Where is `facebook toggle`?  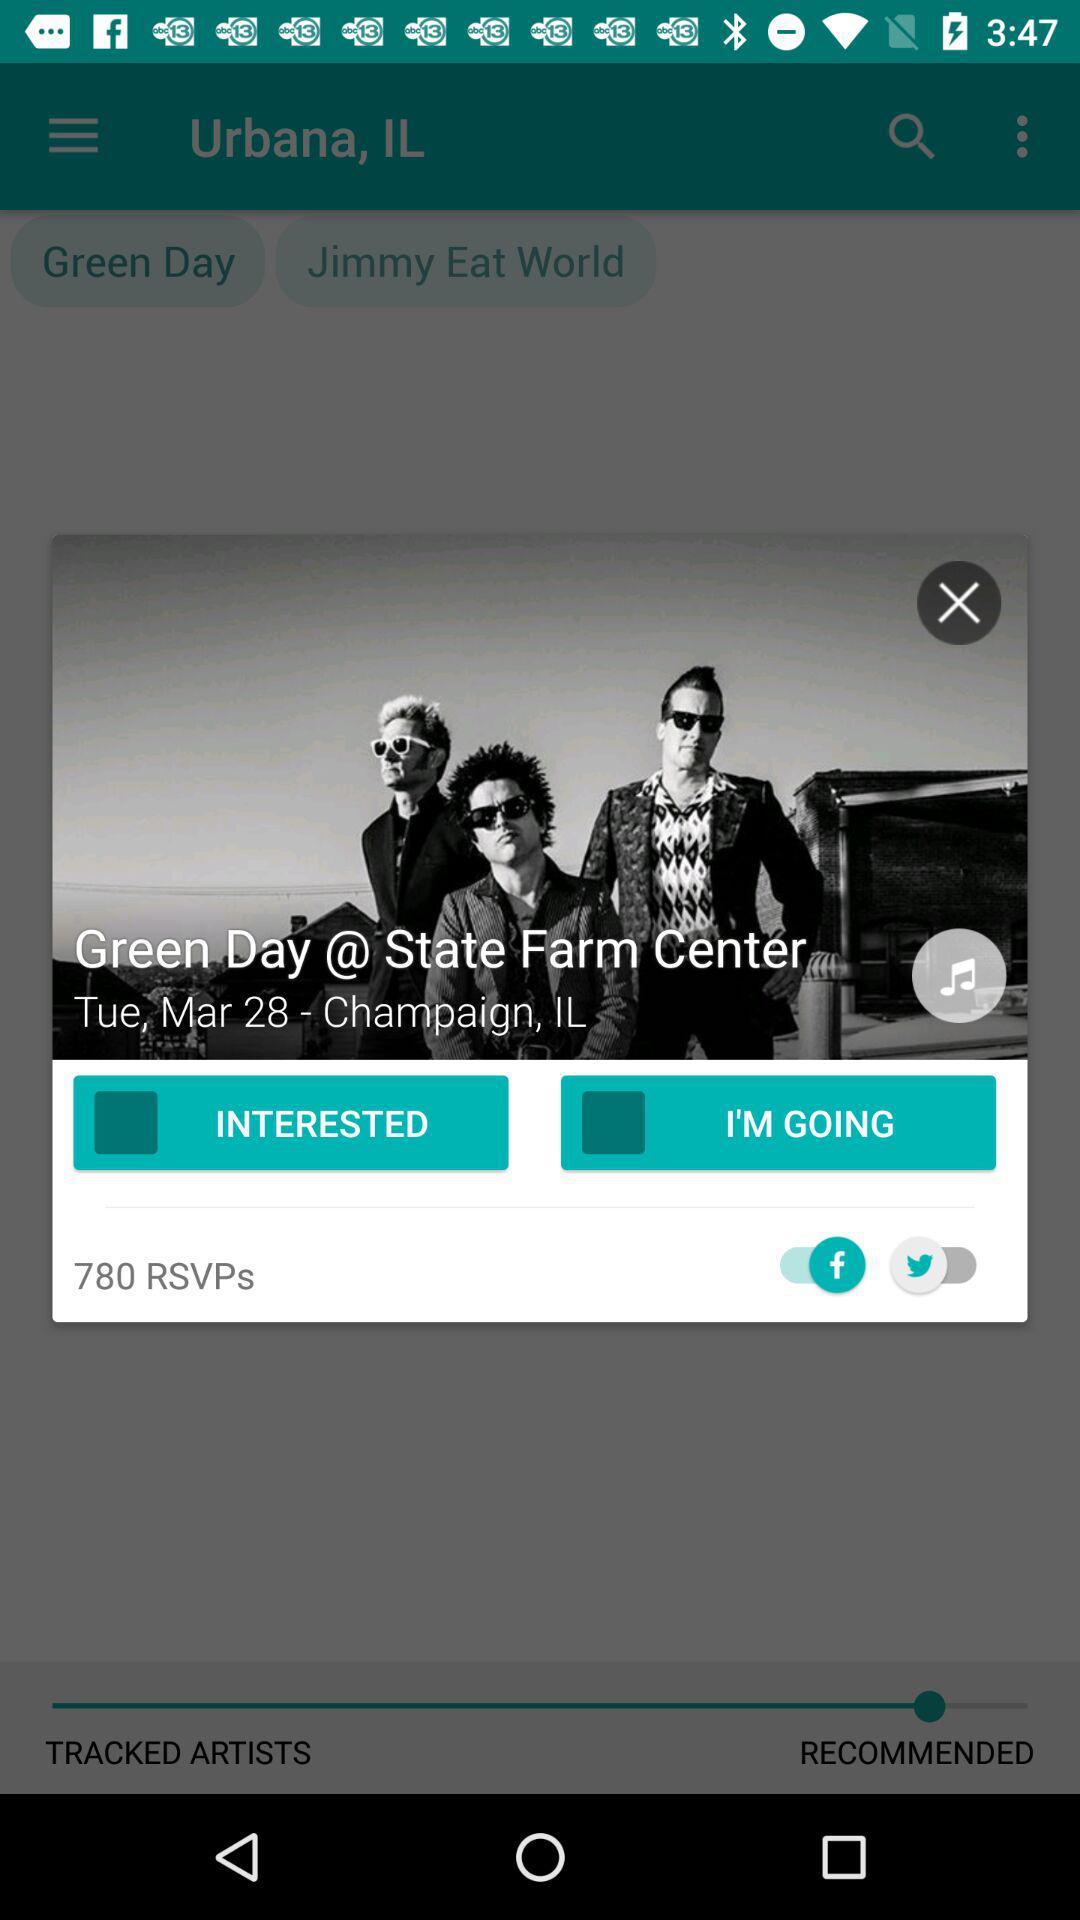
facebook toggle is located at coordinates (811, 1263).